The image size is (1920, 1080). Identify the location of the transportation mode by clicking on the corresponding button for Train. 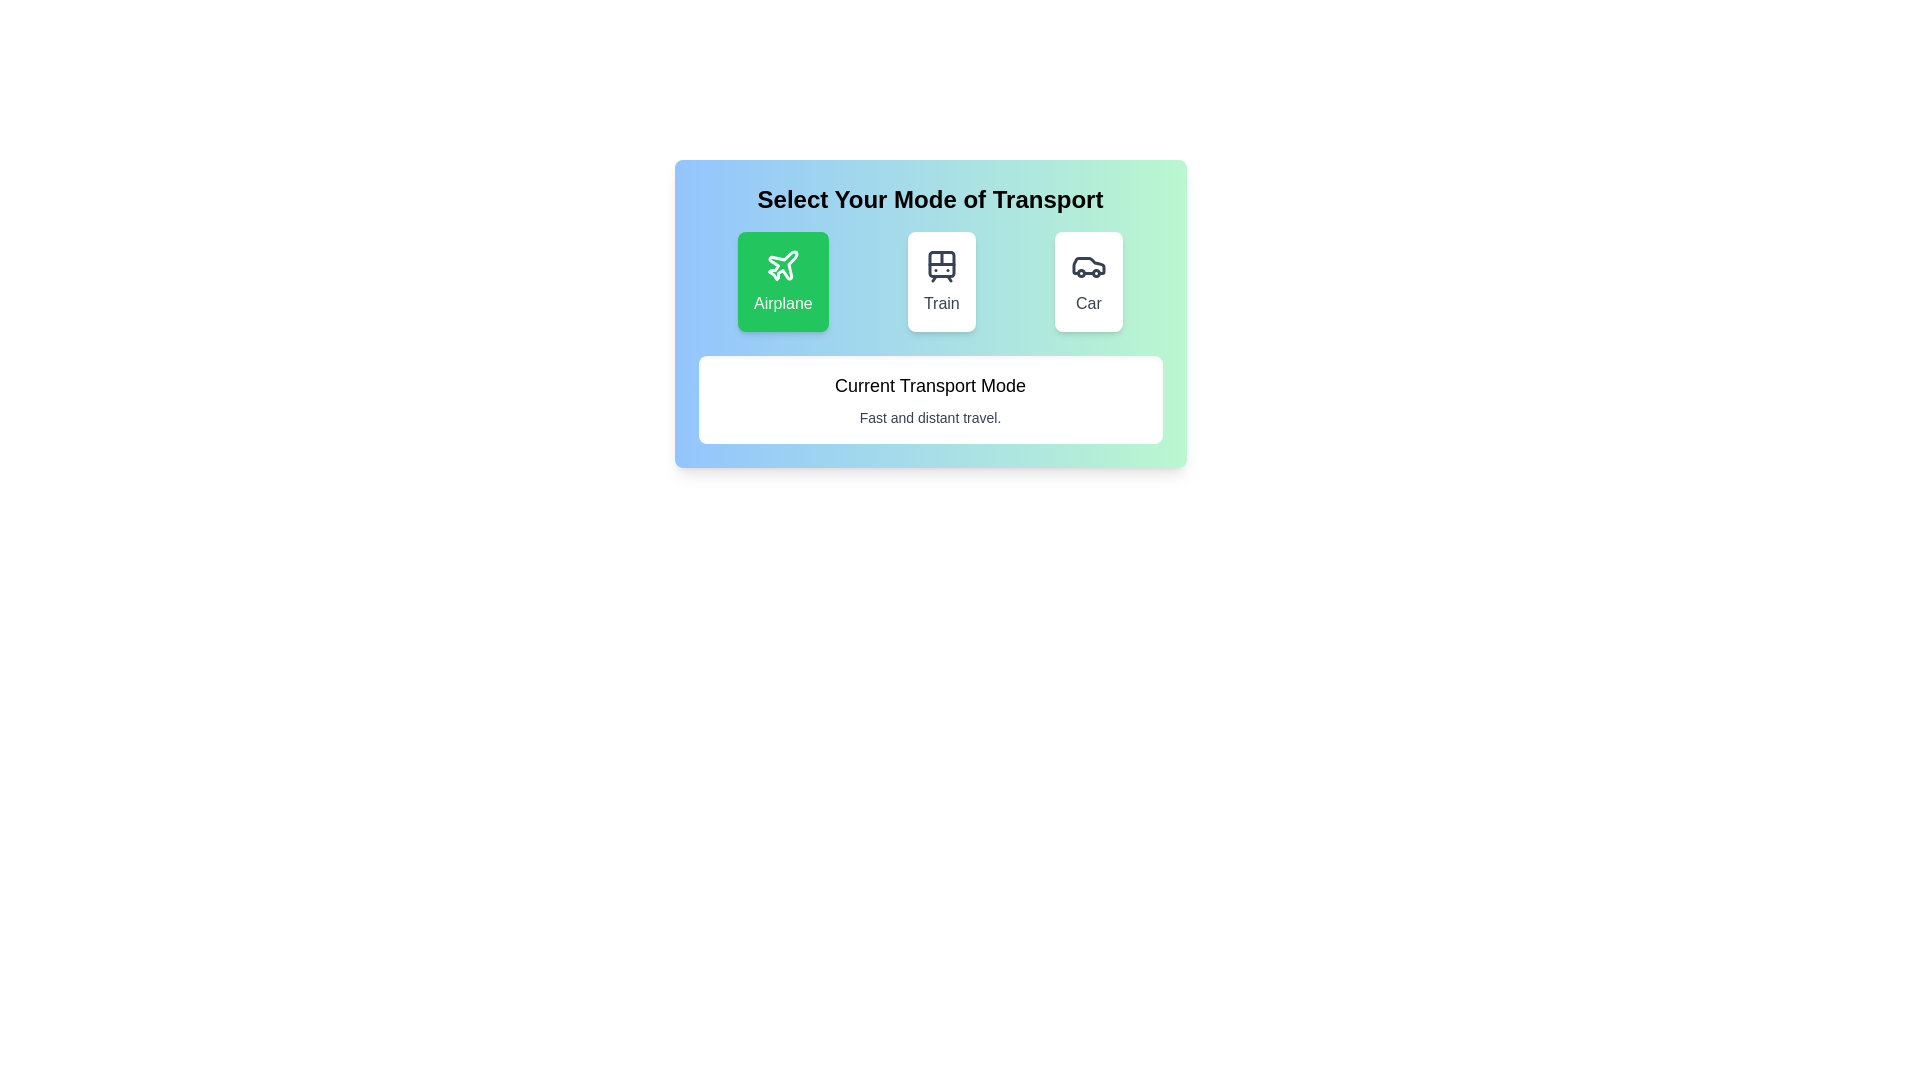
(940, 281).